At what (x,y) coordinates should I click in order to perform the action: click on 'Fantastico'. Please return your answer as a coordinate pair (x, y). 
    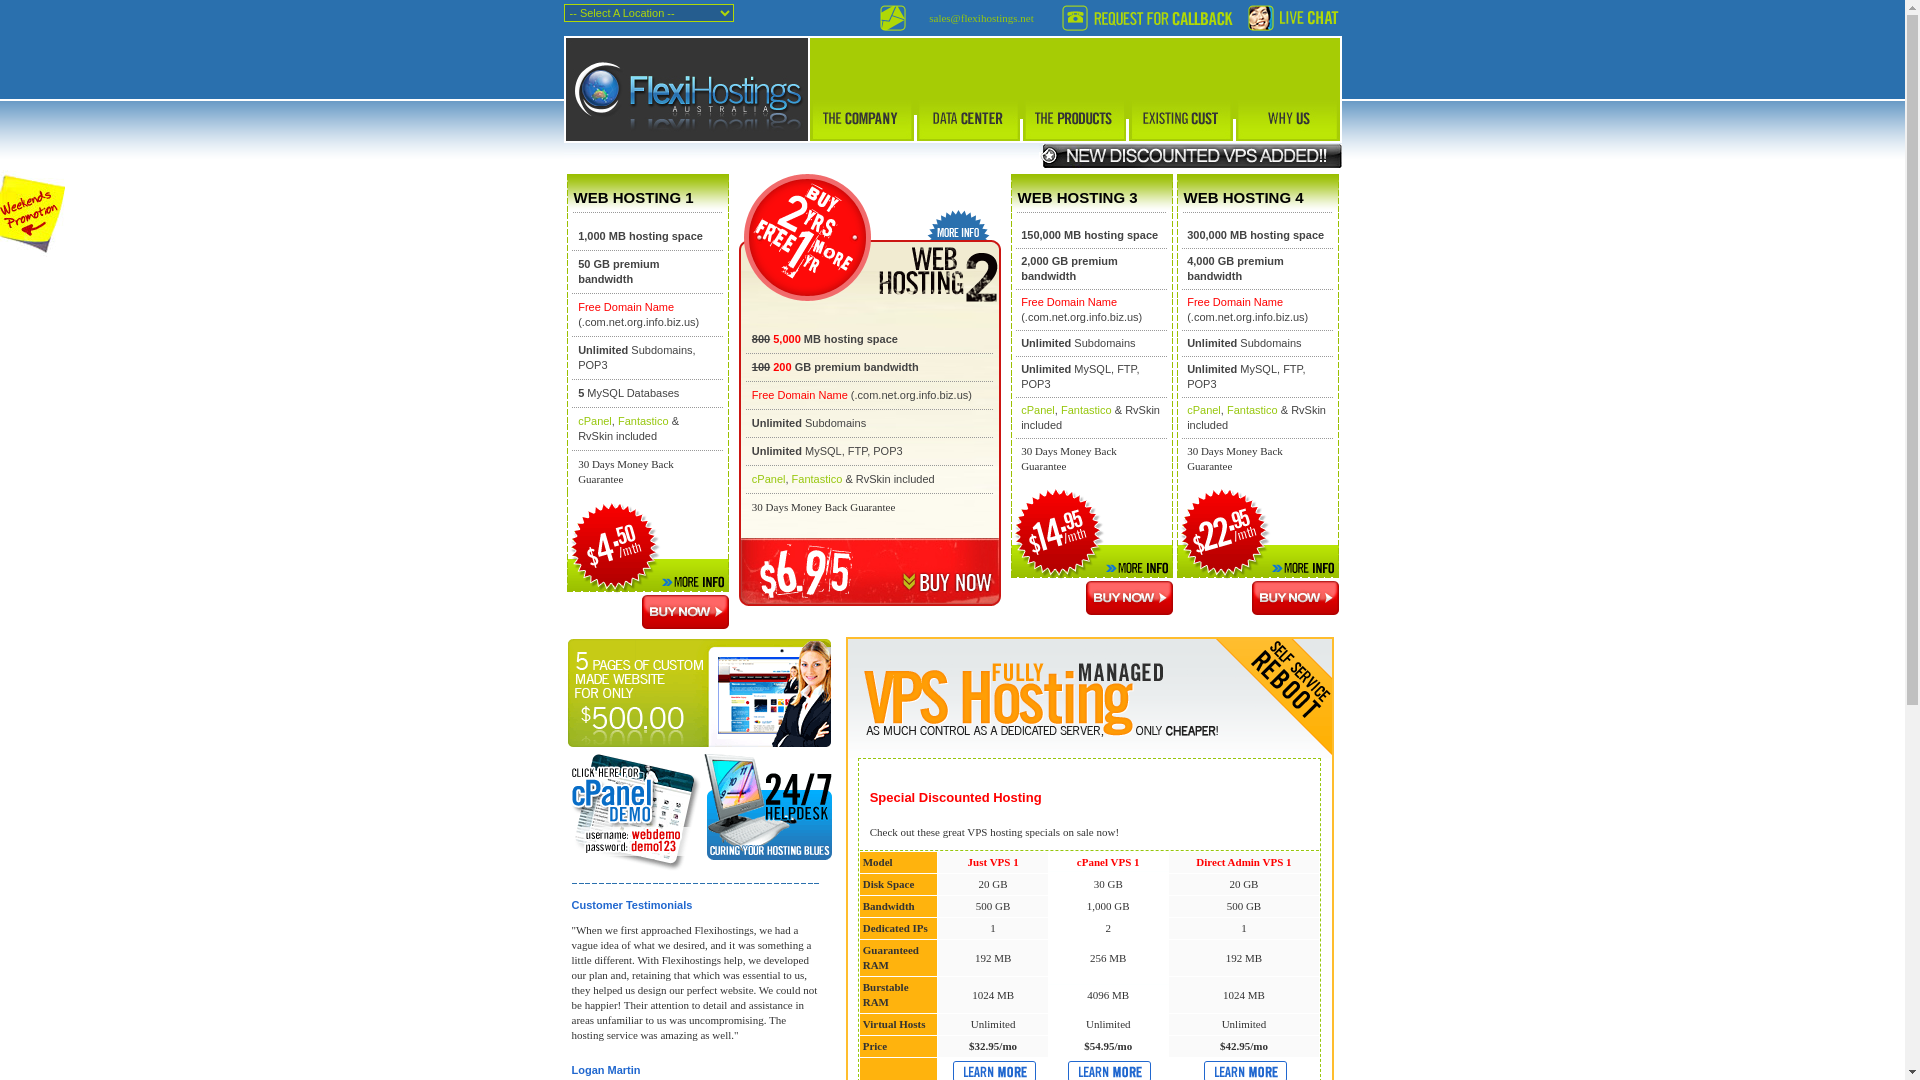
    Looking at the image, I should click on (643, 419).